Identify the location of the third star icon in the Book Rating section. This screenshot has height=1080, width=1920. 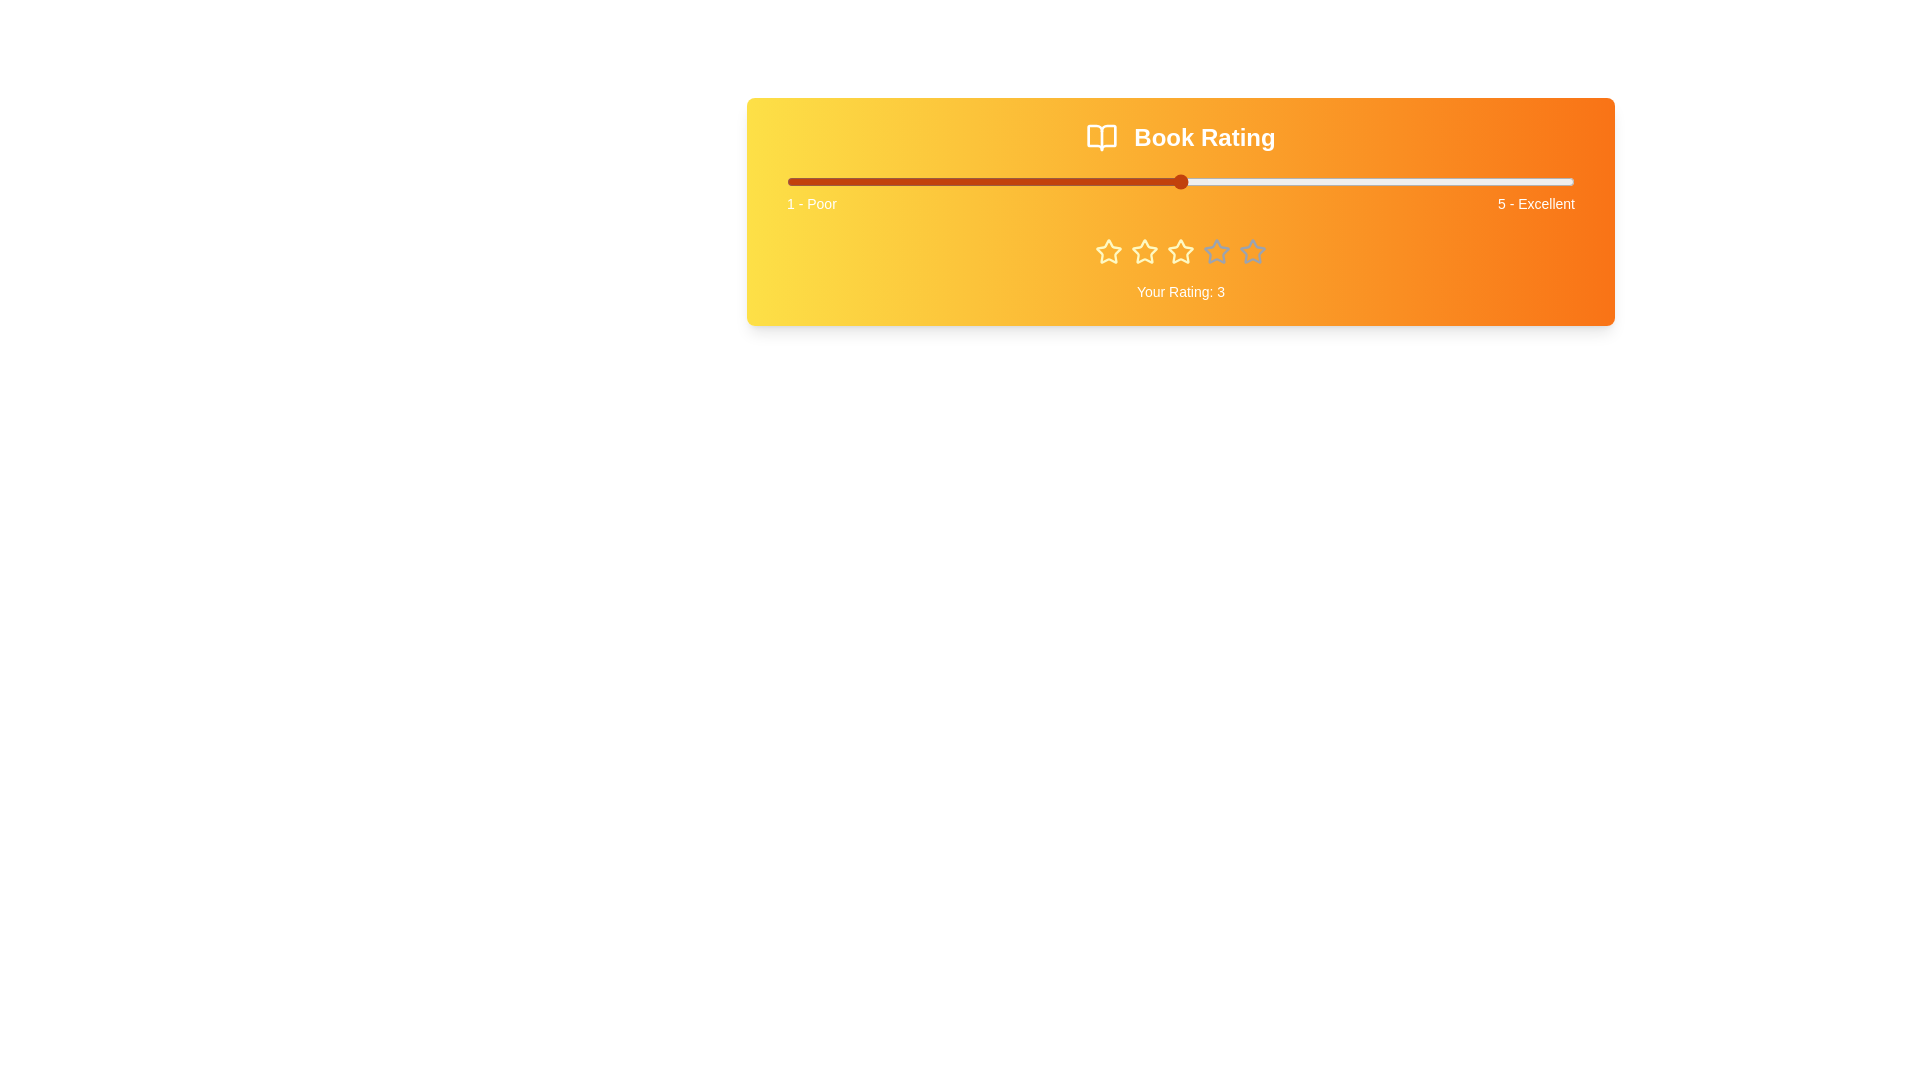
(1145, 250).